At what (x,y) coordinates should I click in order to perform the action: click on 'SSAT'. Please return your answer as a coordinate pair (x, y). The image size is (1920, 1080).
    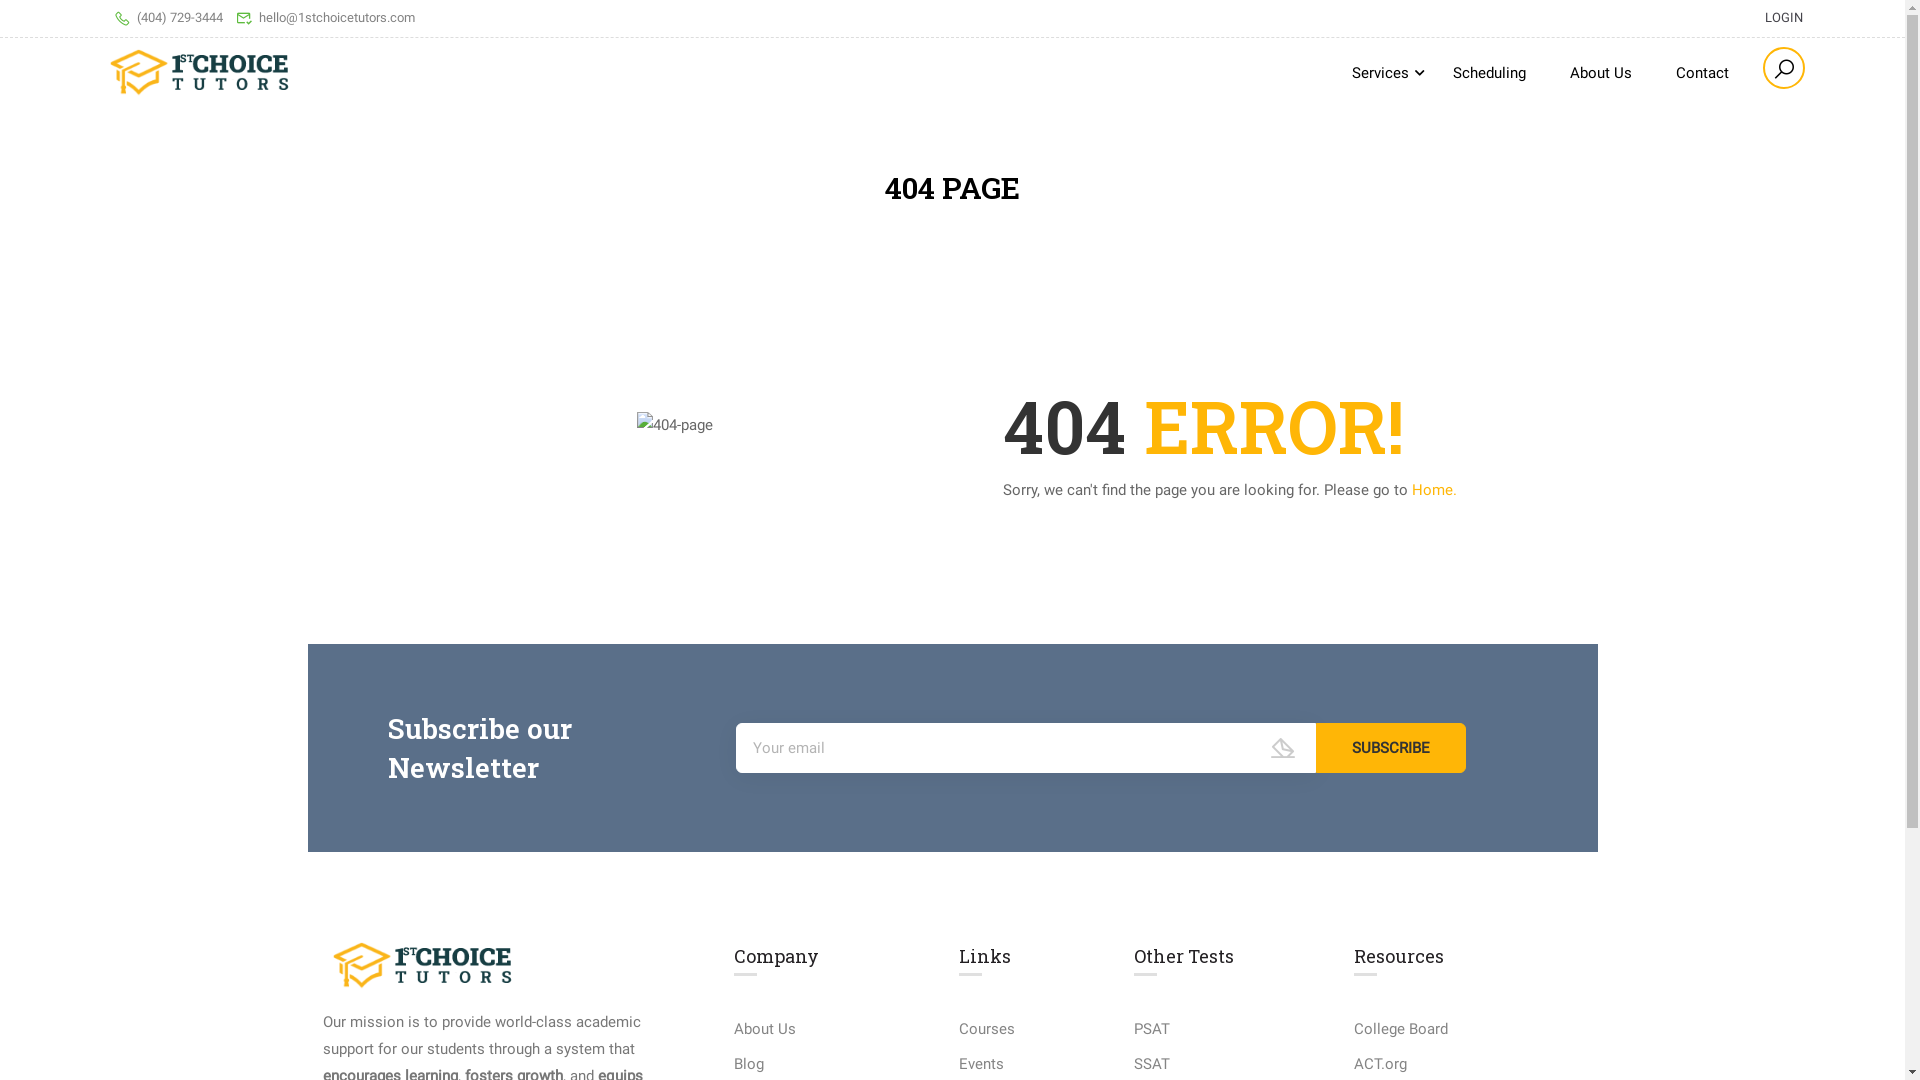
    Looking at the image, I should click on (1152, 1063).